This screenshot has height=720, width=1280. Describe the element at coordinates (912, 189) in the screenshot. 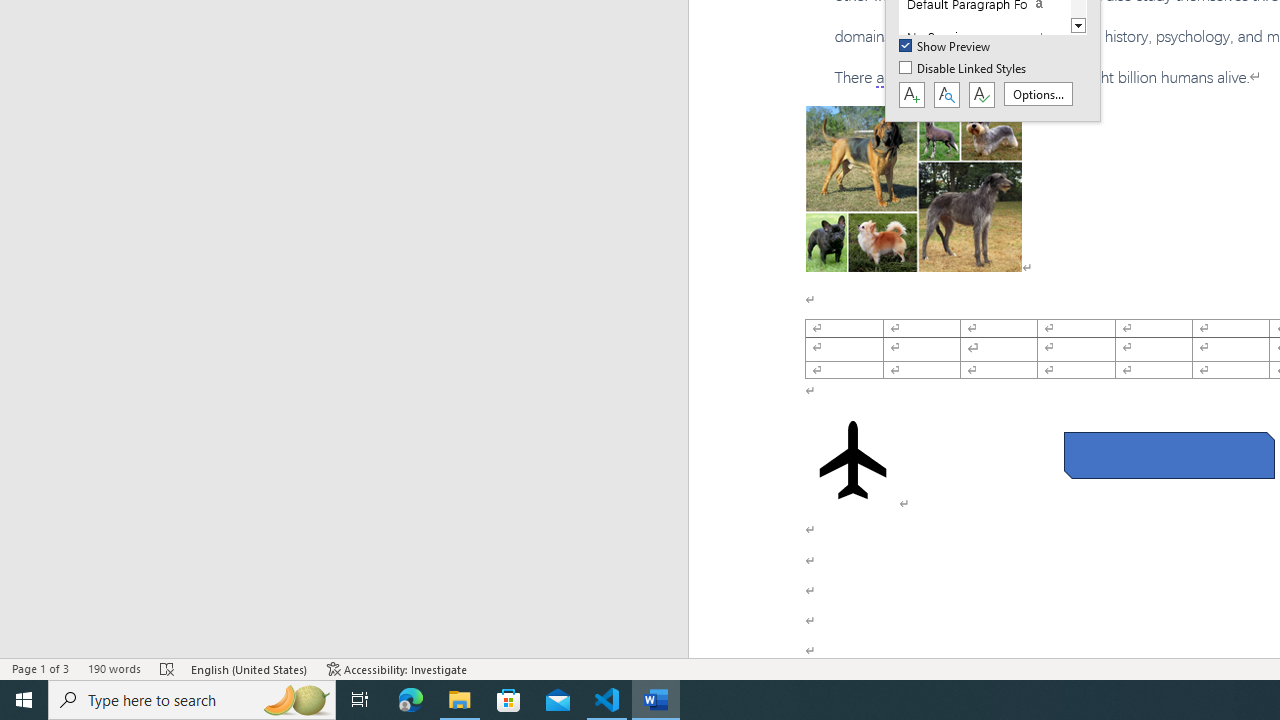

I see `'Morphological variation in six dogs'` at that location.